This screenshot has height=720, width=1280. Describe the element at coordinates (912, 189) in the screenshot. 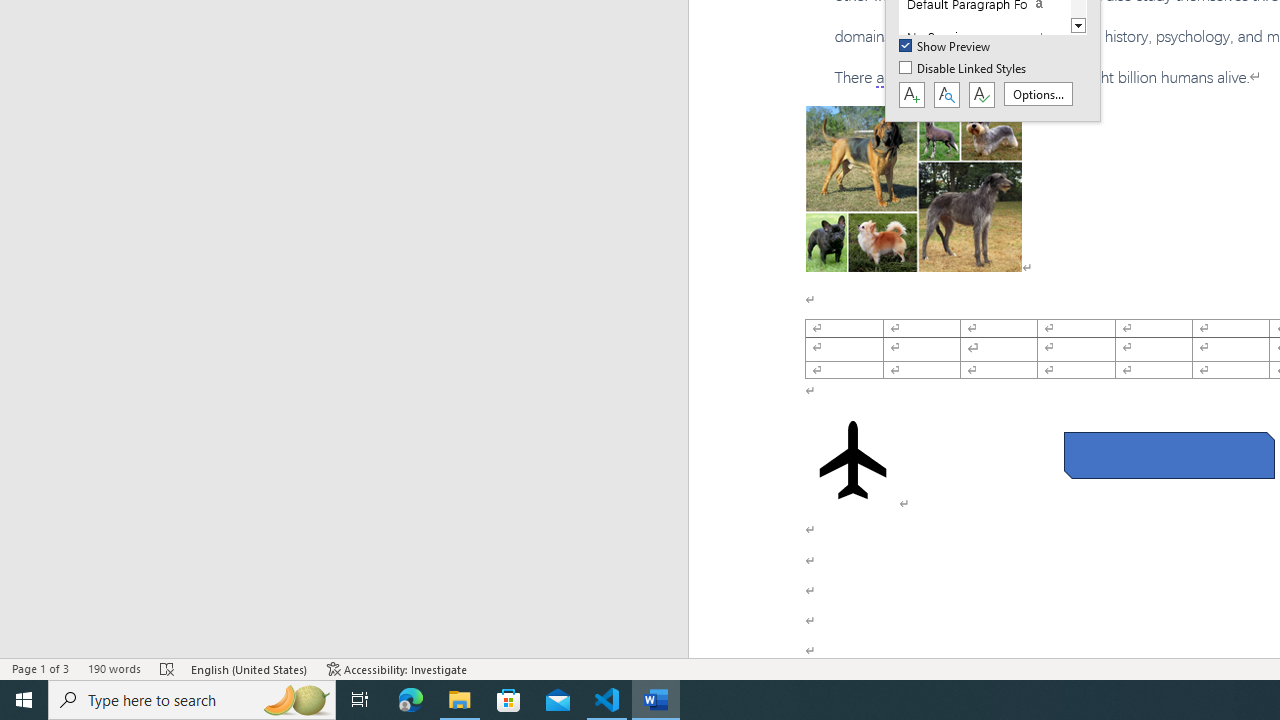

I see `'Morphological variation in six dogs'` at that location.